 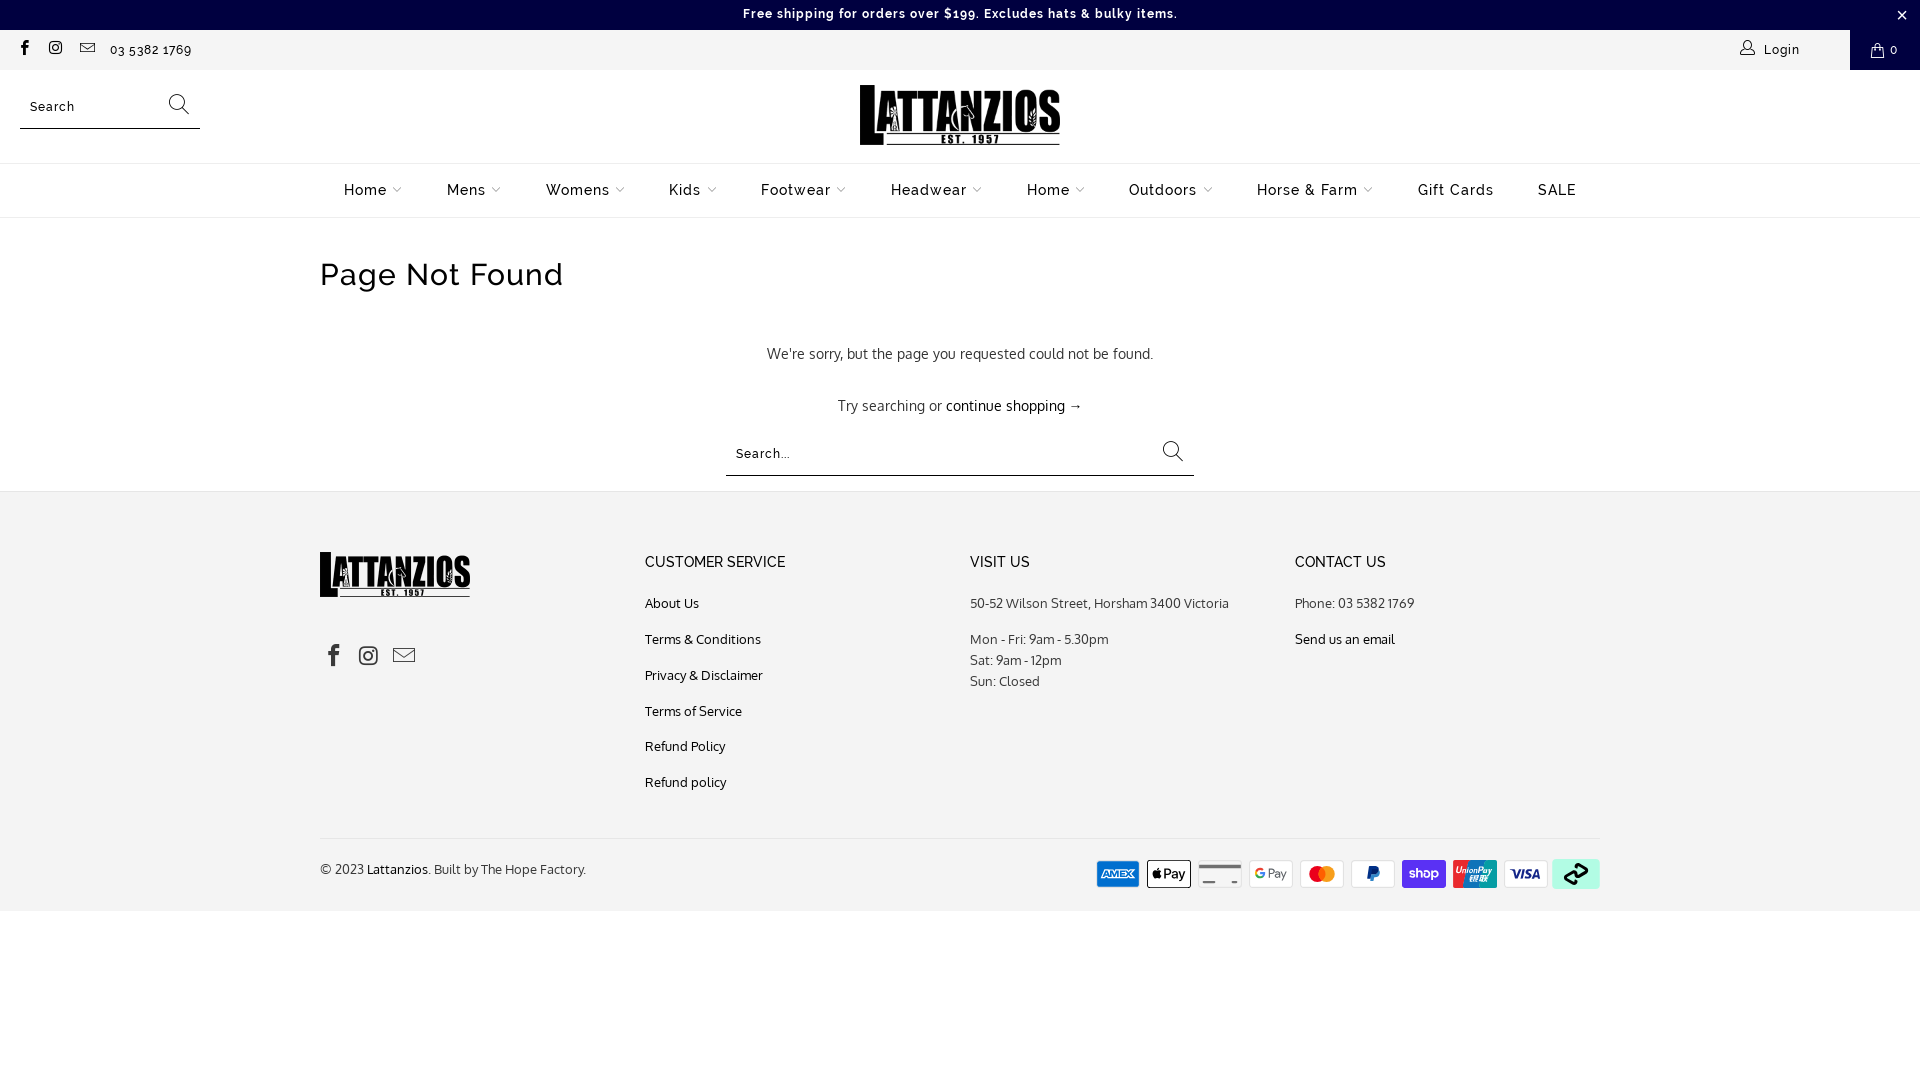 I want to click on 'About Us', so click(x=644, y=601).